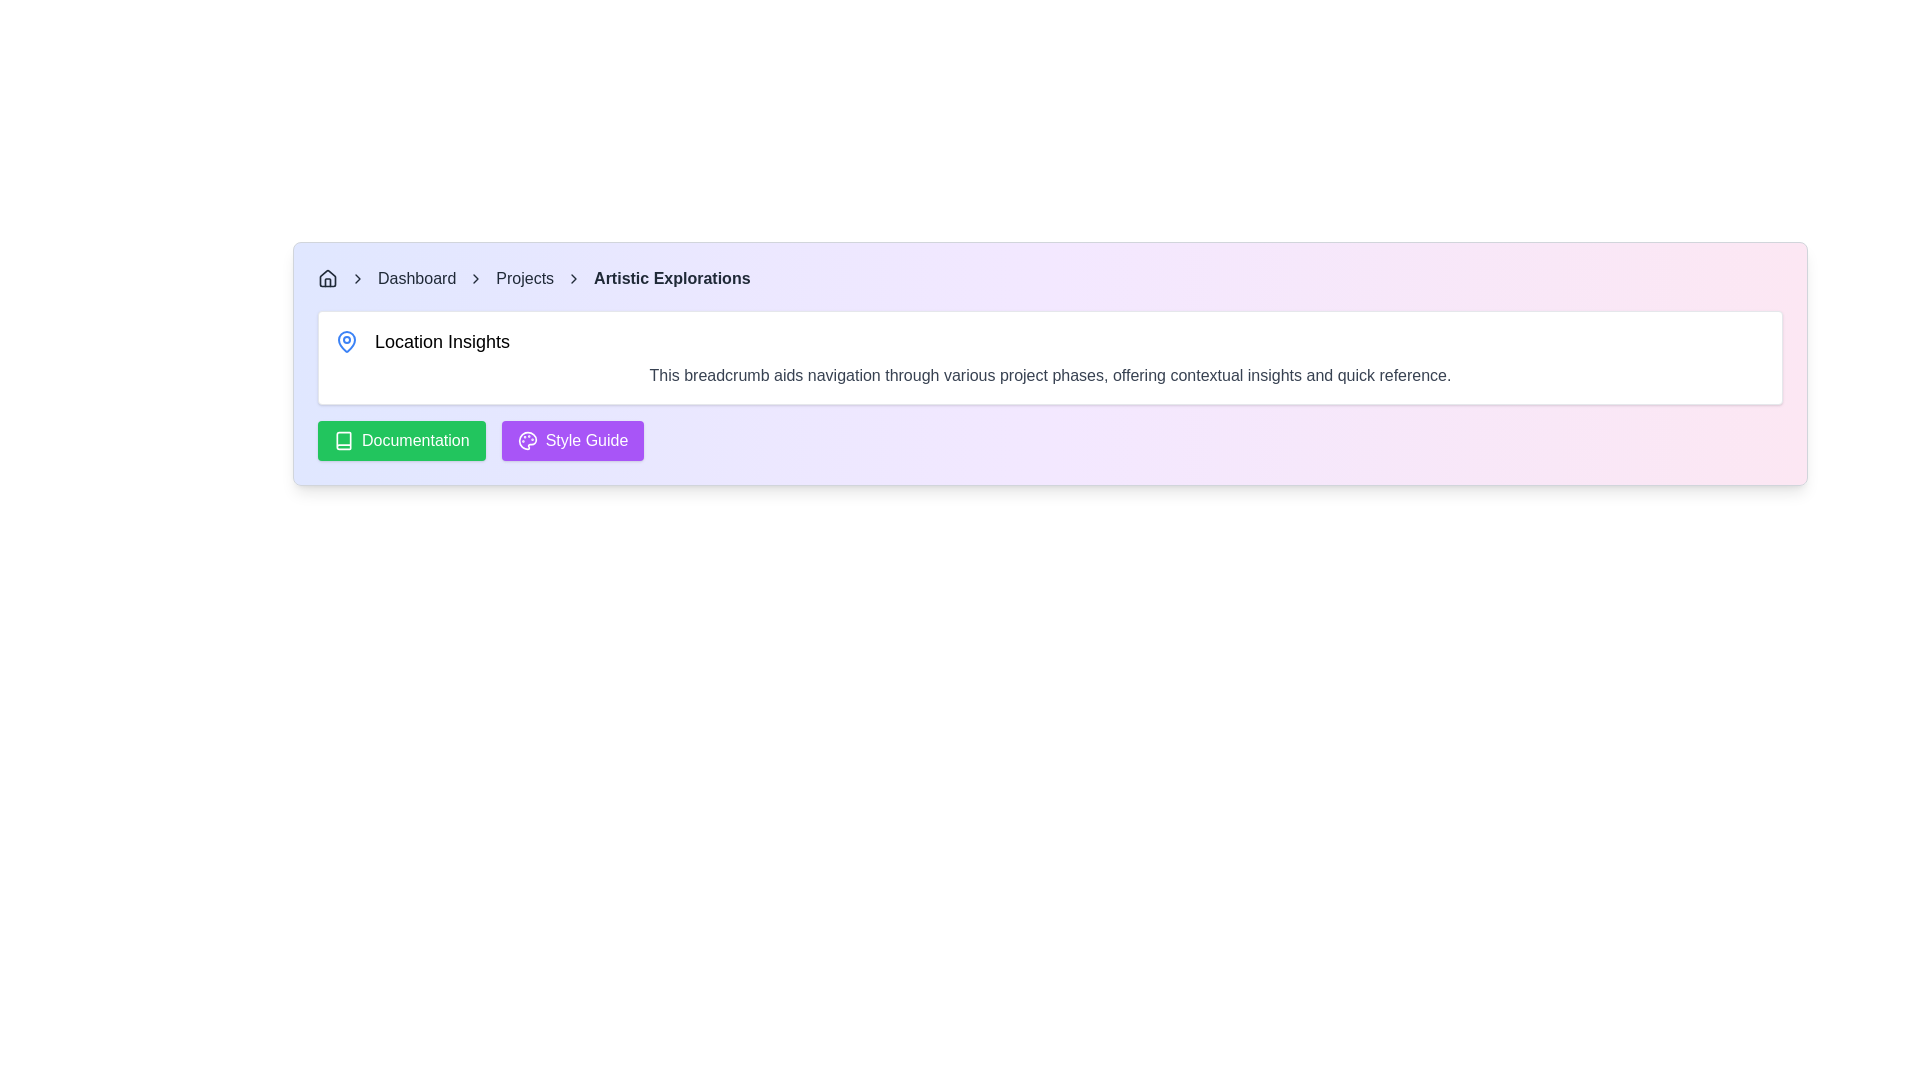  Describe the element at coordinates (344, 439) in the screenshot. I see `the 'Documentation' button icon, which is a recognizable element indicating its purpose and is located adjacent to a purple 'Style Guide' button` at that location.